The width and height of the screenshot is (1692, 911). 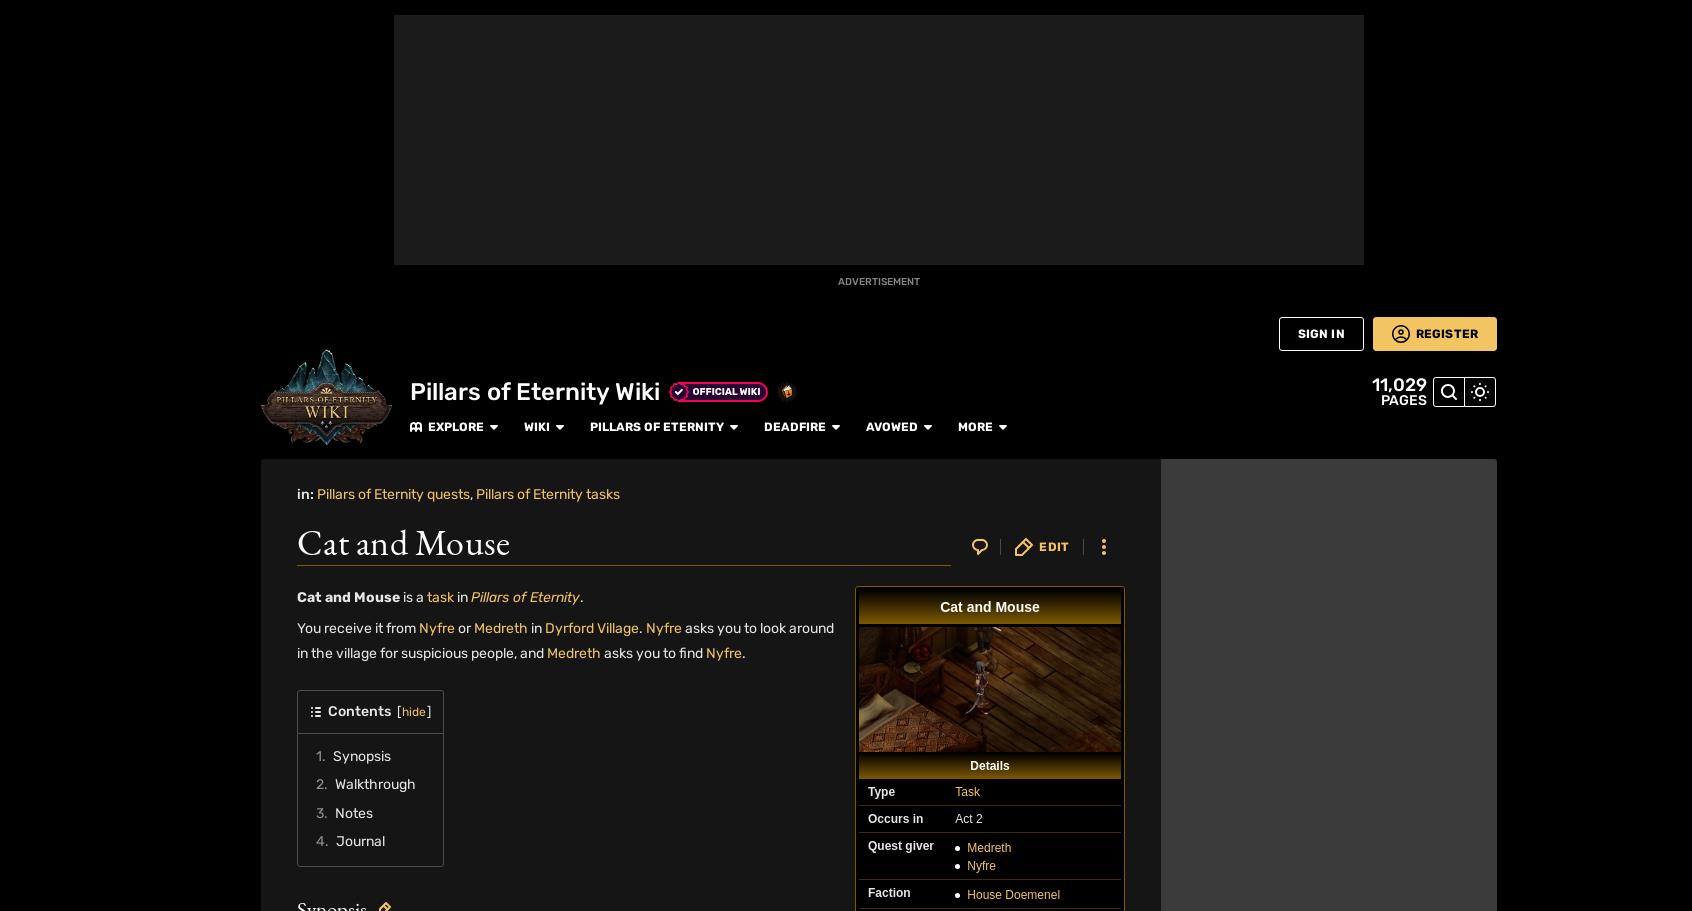 I want to click on 'I killed Medreth and allowed Nyfre to flee. She was grateful for the second chance.', so click(x=661, y=125).